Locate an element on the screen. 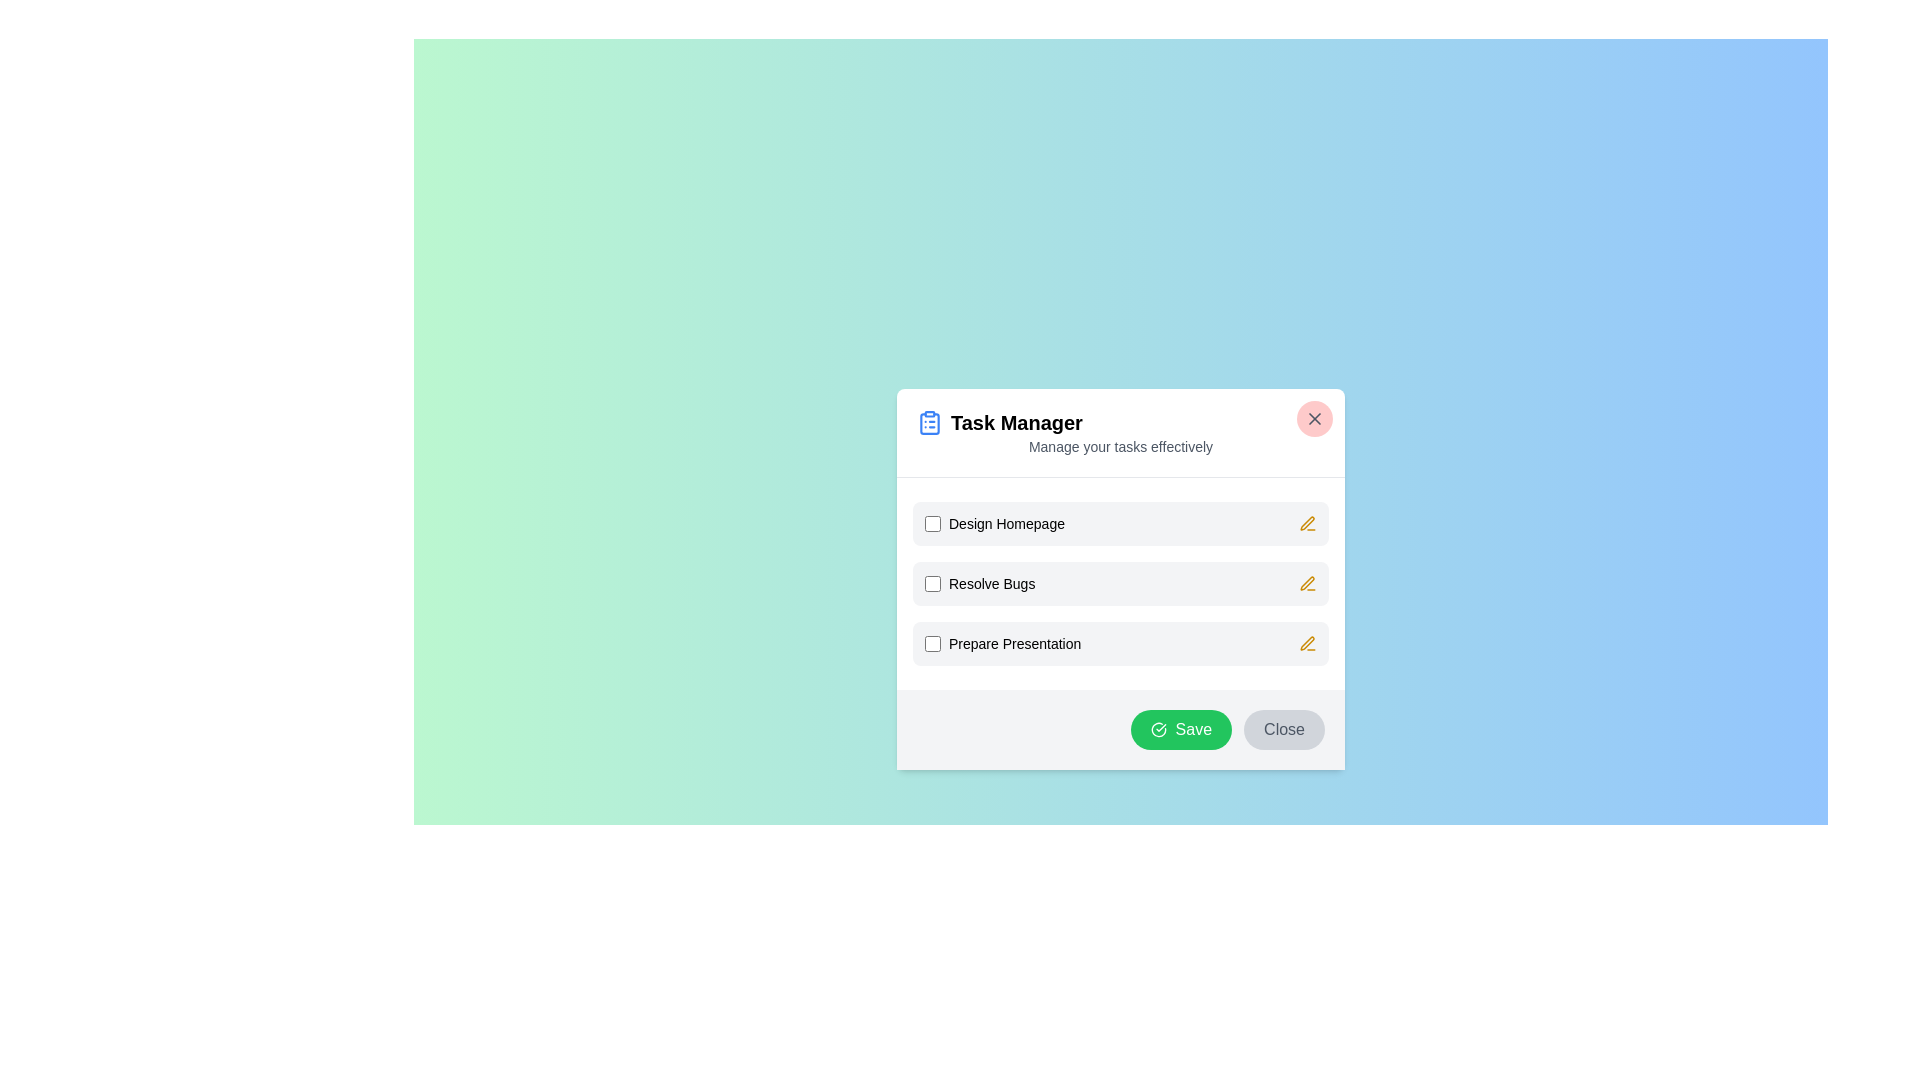 The image size is (1920, 1080). the checkbox in the third task row of the task list in the 'Task Manager' interface to mark the task as complete is located at coordinates (1003, 643).